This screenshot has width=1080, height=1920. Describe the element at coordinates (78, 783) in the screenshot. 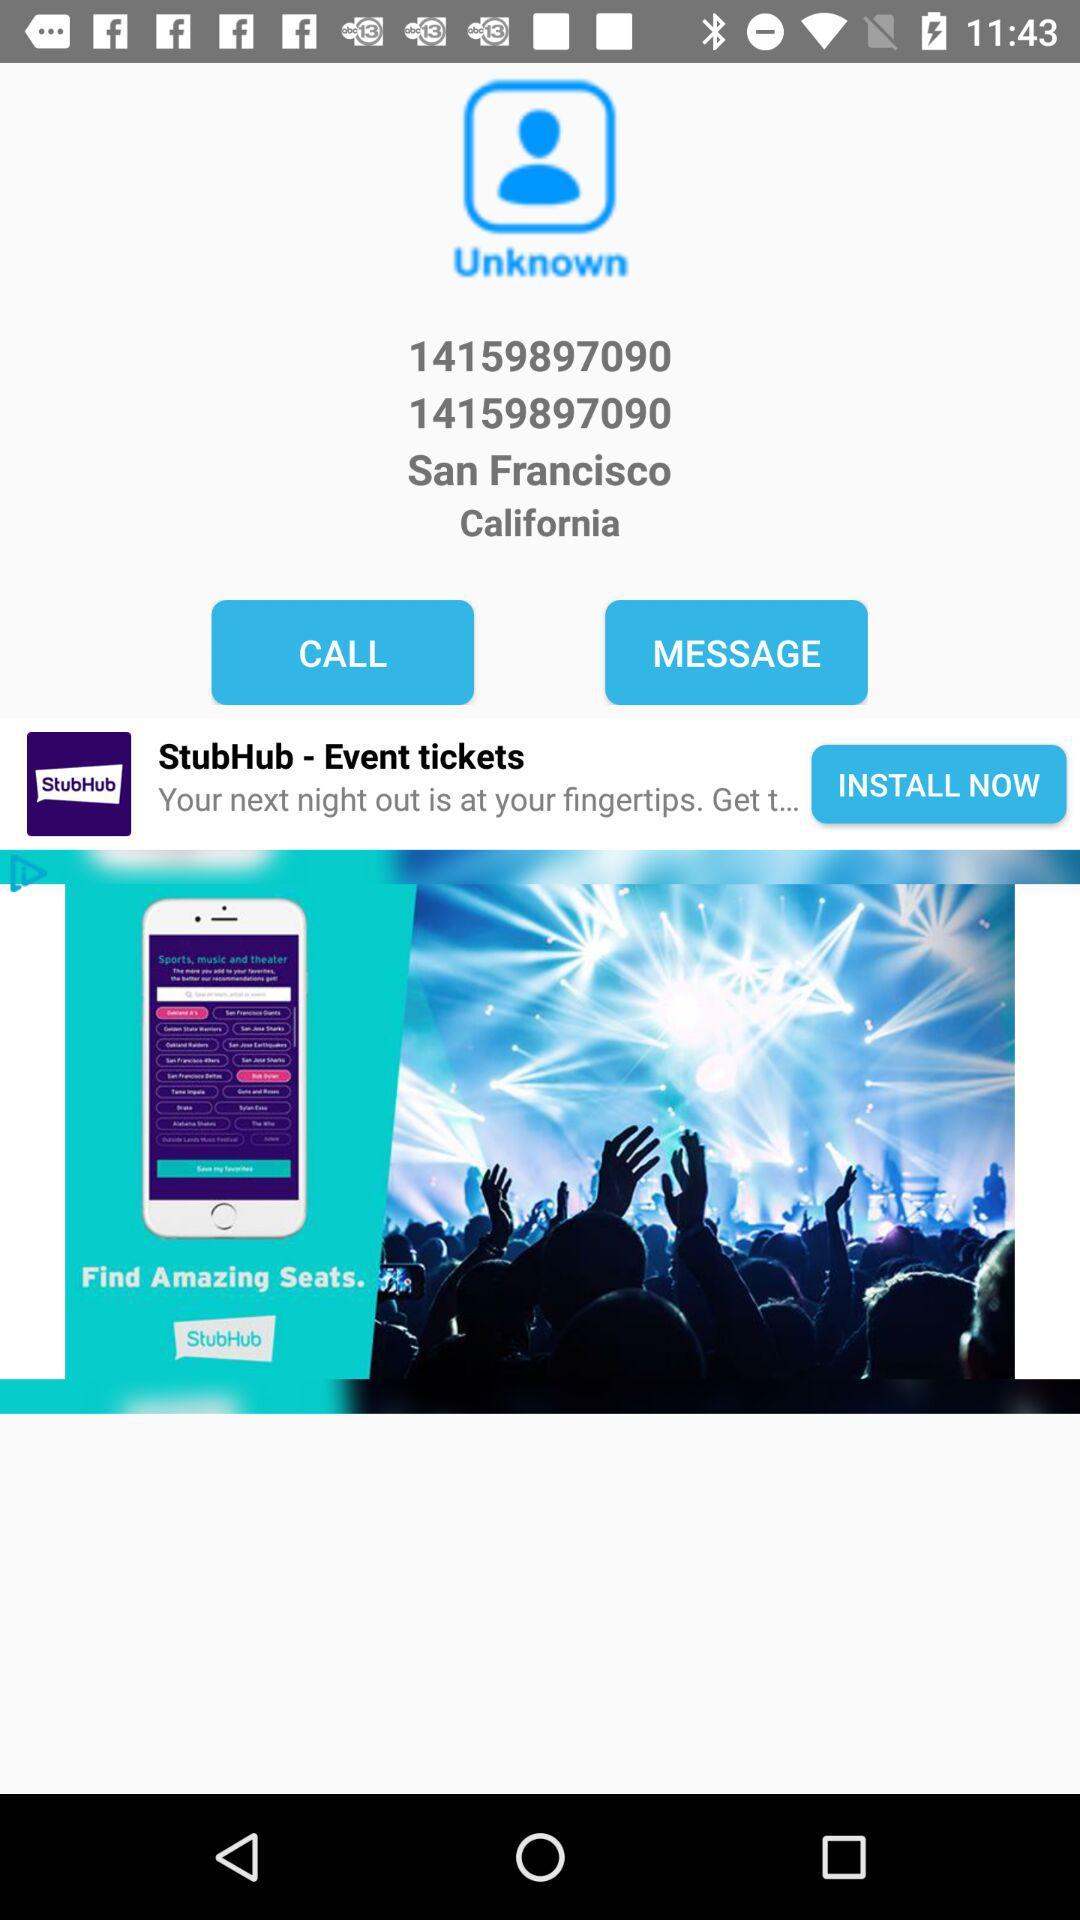

I see `the icon to the left of the stubhub - event tickets item` at that location.